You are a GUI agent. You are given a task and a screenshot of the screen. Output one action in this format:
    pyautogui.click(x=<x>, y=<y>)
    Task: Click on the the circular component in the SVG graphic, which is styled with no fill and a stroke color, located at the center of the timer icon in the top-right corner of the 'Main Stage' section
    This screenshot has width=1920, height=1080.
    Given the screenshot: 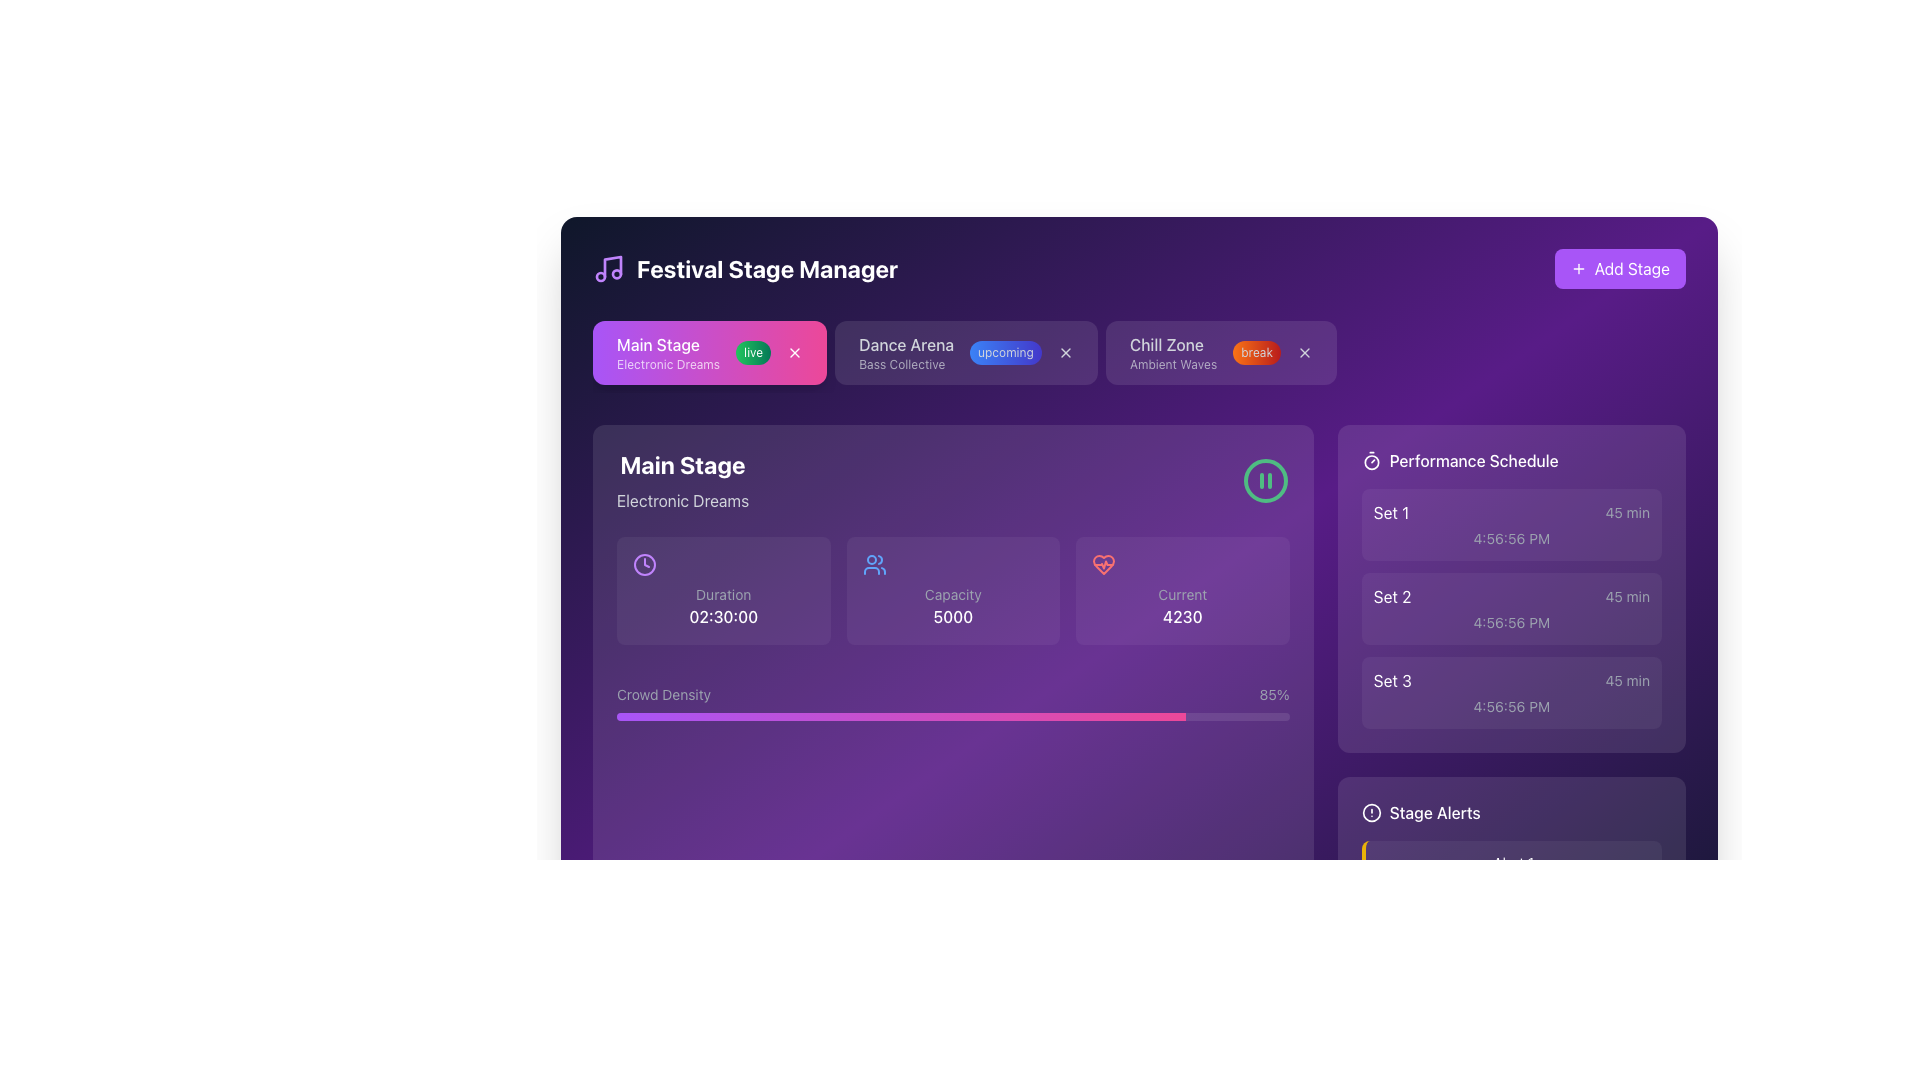 What is the action you would take?
    pyautogui.click(x=1370, y=462)
    